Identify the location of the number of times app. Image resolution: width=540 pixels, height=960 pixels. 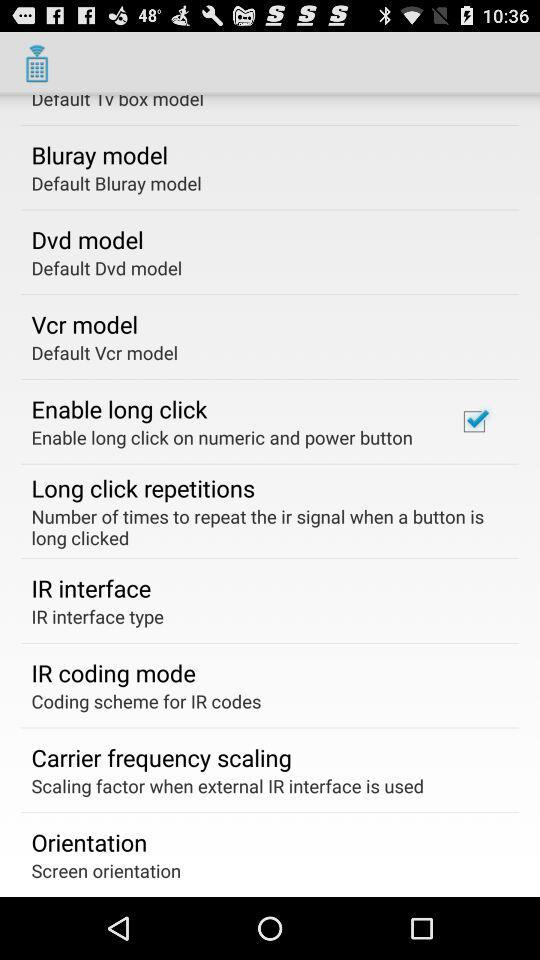
(263, 526).